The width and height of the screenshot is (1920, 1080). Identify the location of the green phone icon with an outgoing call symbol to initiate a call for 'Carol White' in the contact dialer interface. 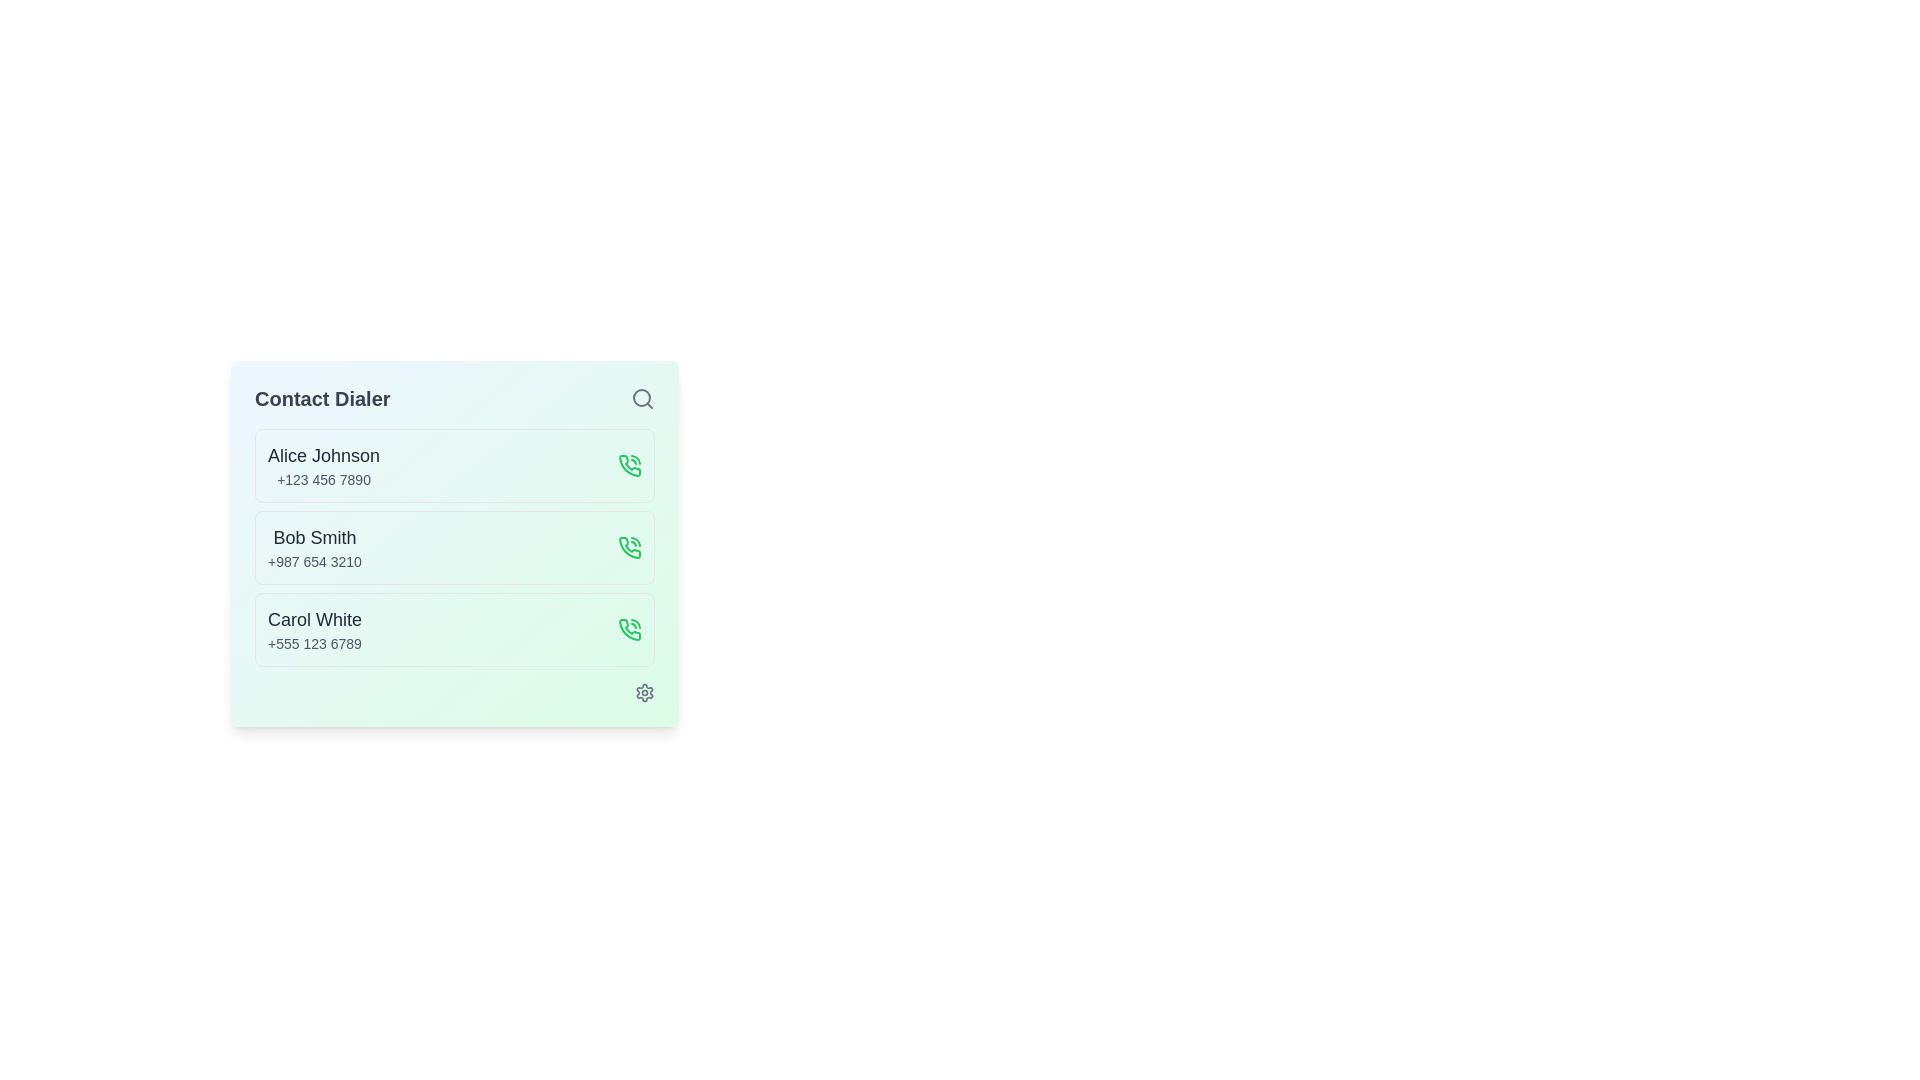
(629, 628).